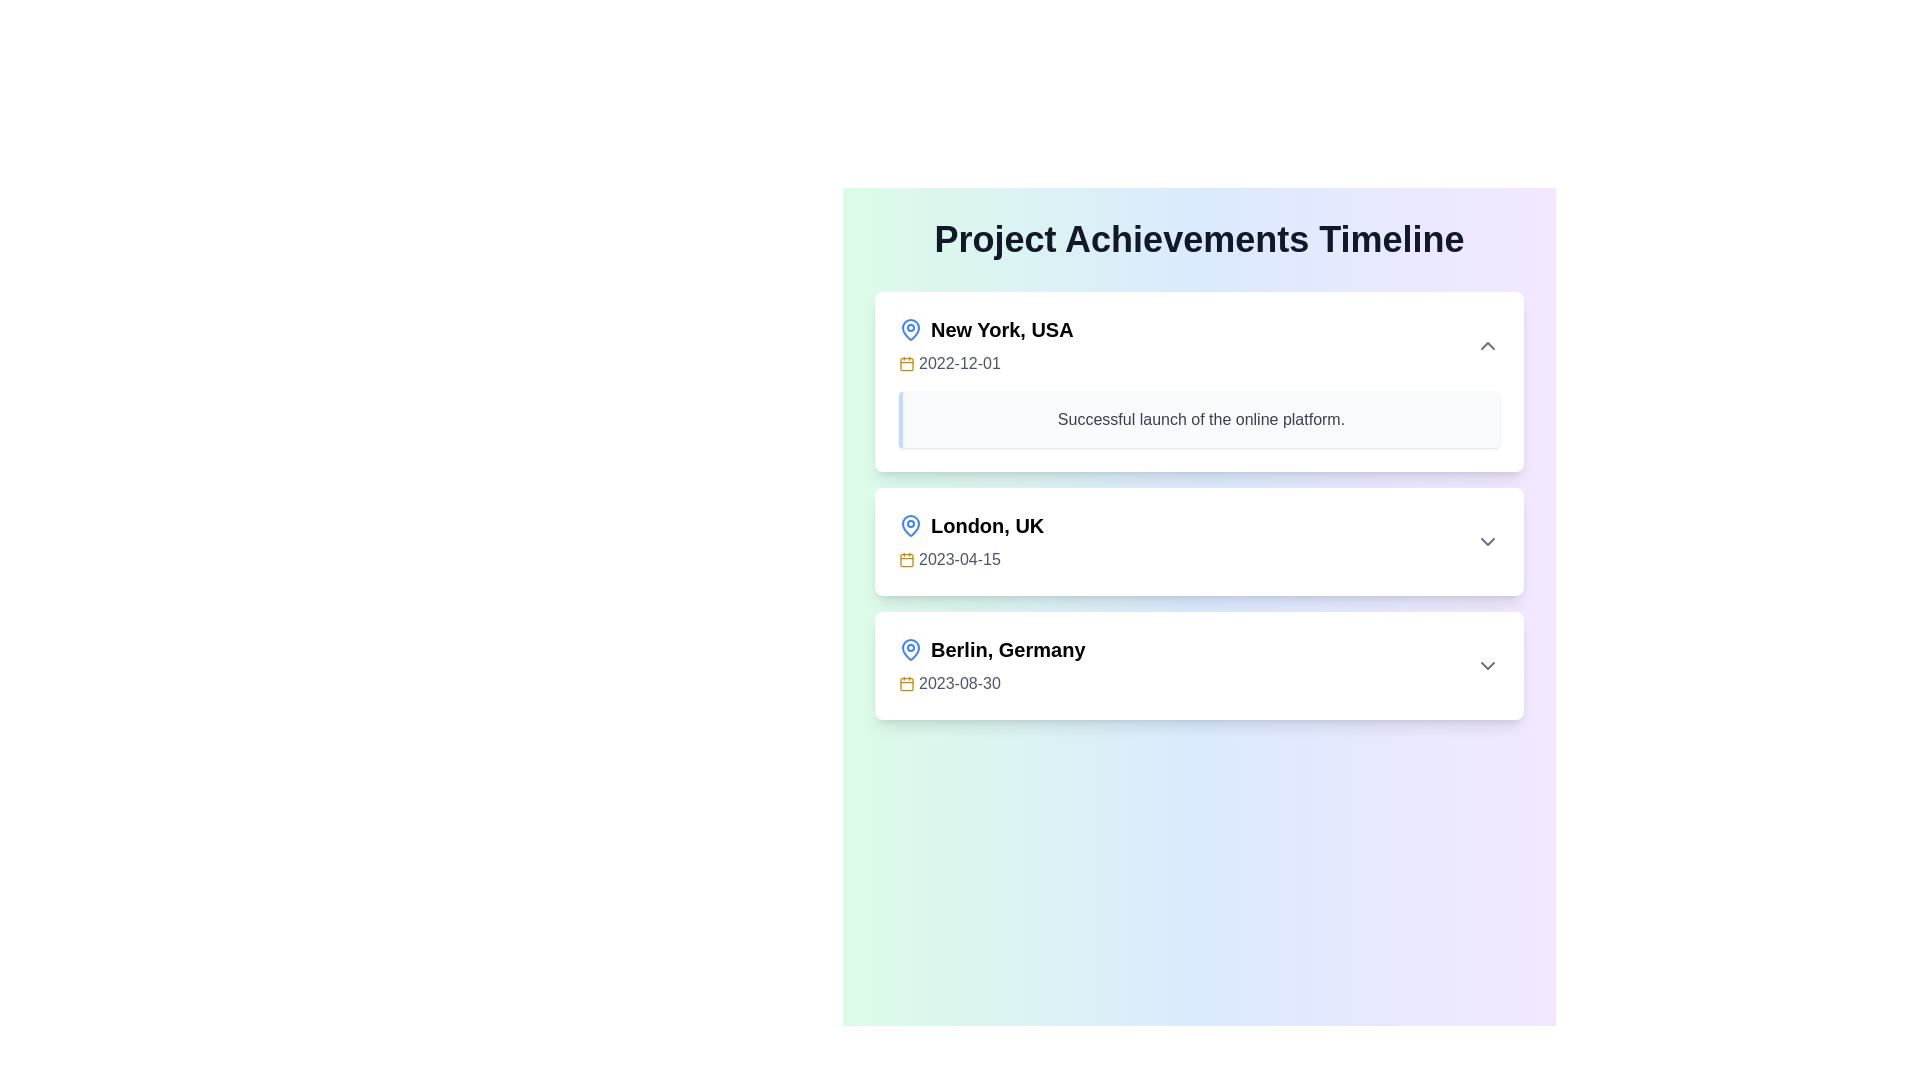  What do you see at coordinates (971, 524) in the screenshot?
I see `text from the label displaying 'London, UK' which is styled in bold and positioned in a timeline interface` at bounding box center [971, 524].